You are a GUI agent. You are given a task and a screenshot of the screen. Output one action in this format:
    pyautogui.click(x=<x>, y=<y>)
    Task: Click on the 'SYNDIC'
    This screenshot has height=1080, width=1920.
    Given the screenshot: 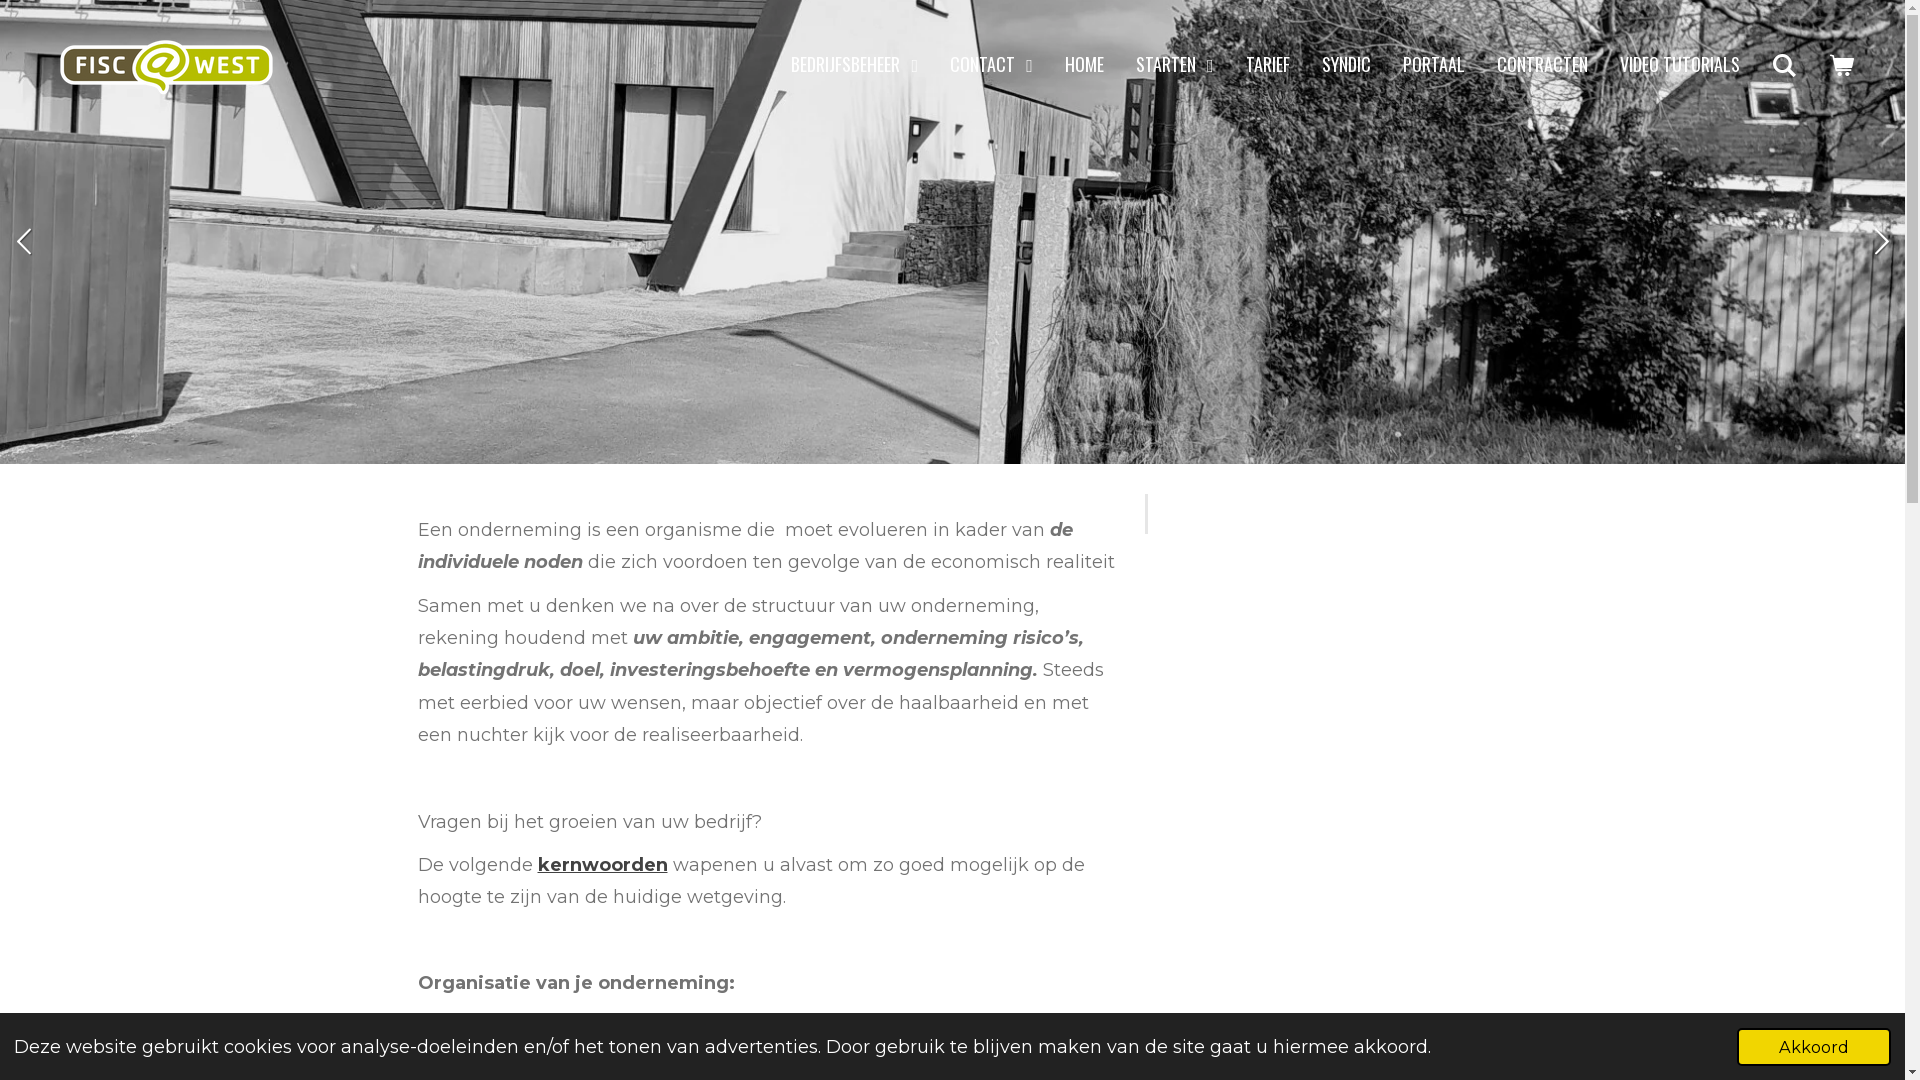 What is the action you would take?
    pyautogui.click(x=1346, y=63)
    